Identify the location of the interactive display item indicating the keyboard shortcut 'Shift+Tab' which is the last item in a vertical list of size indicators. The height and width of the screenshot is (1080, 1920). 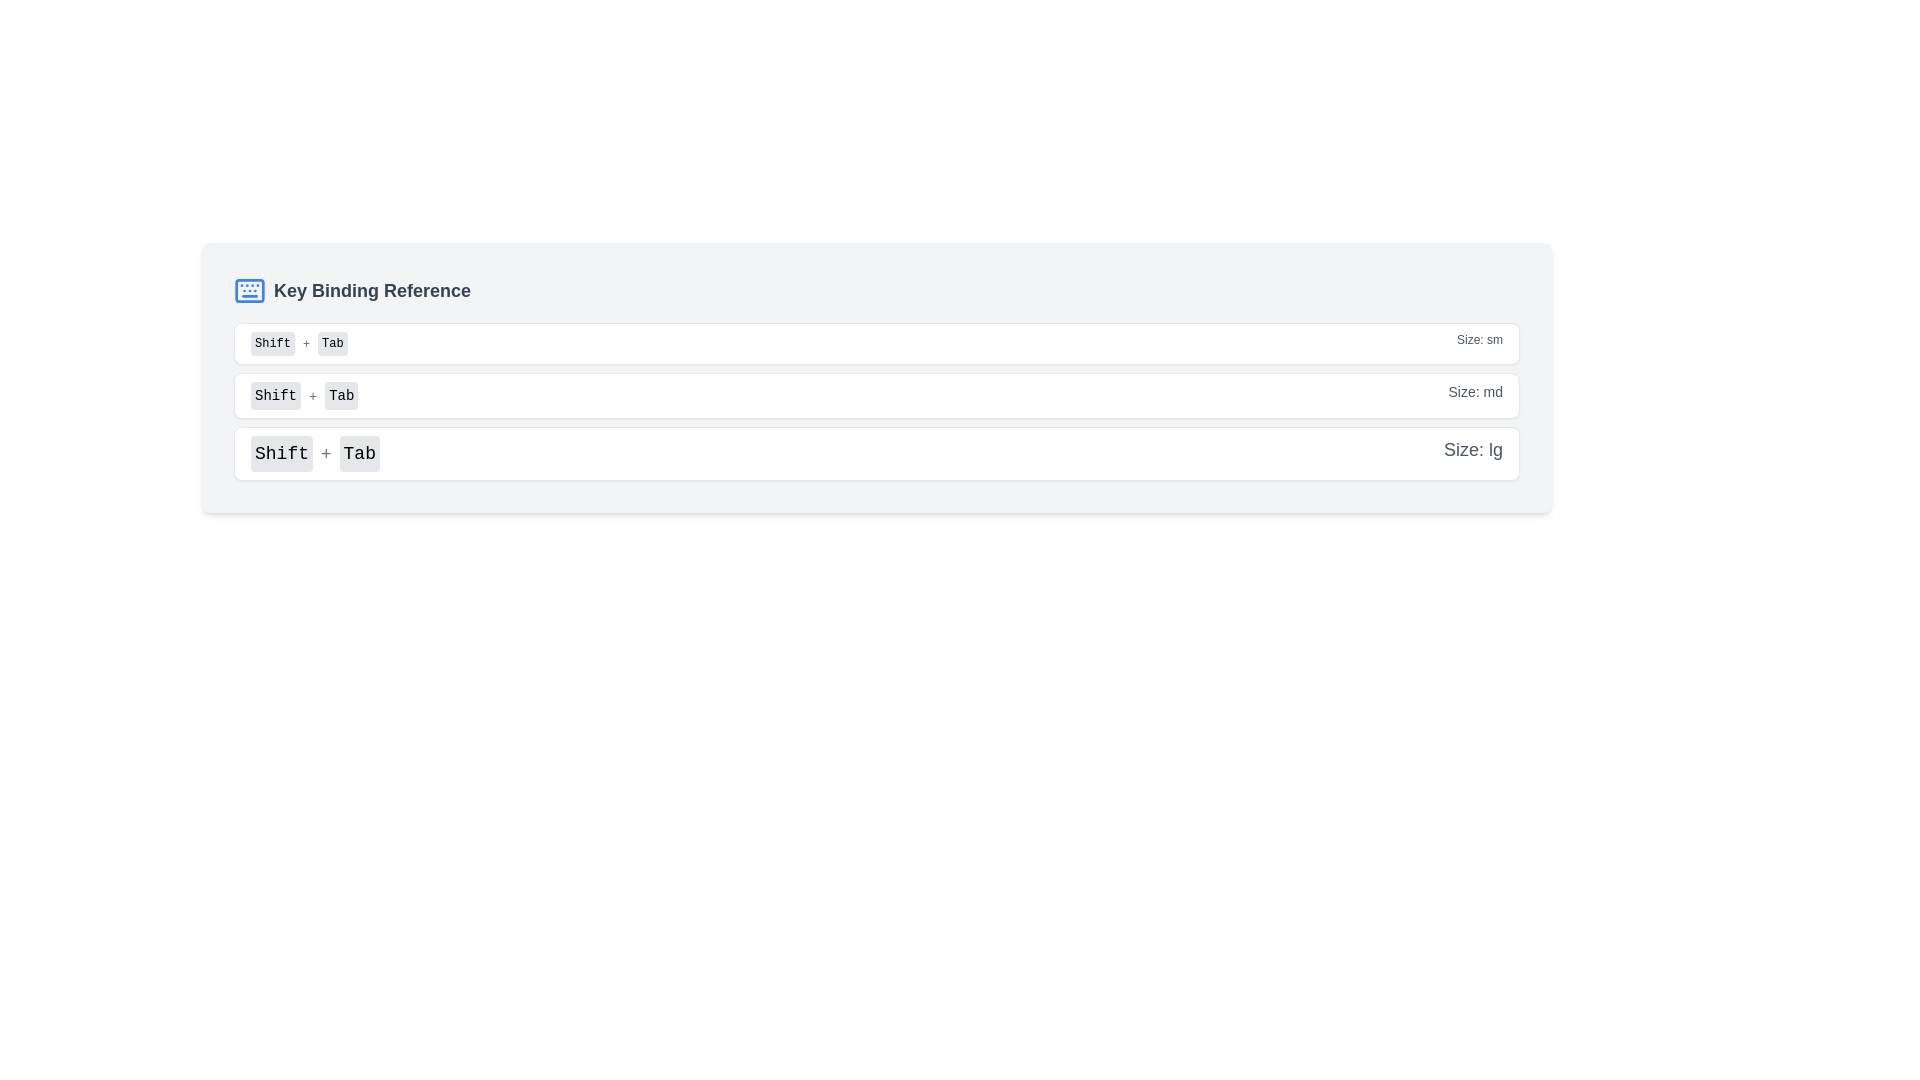
(877, 454).